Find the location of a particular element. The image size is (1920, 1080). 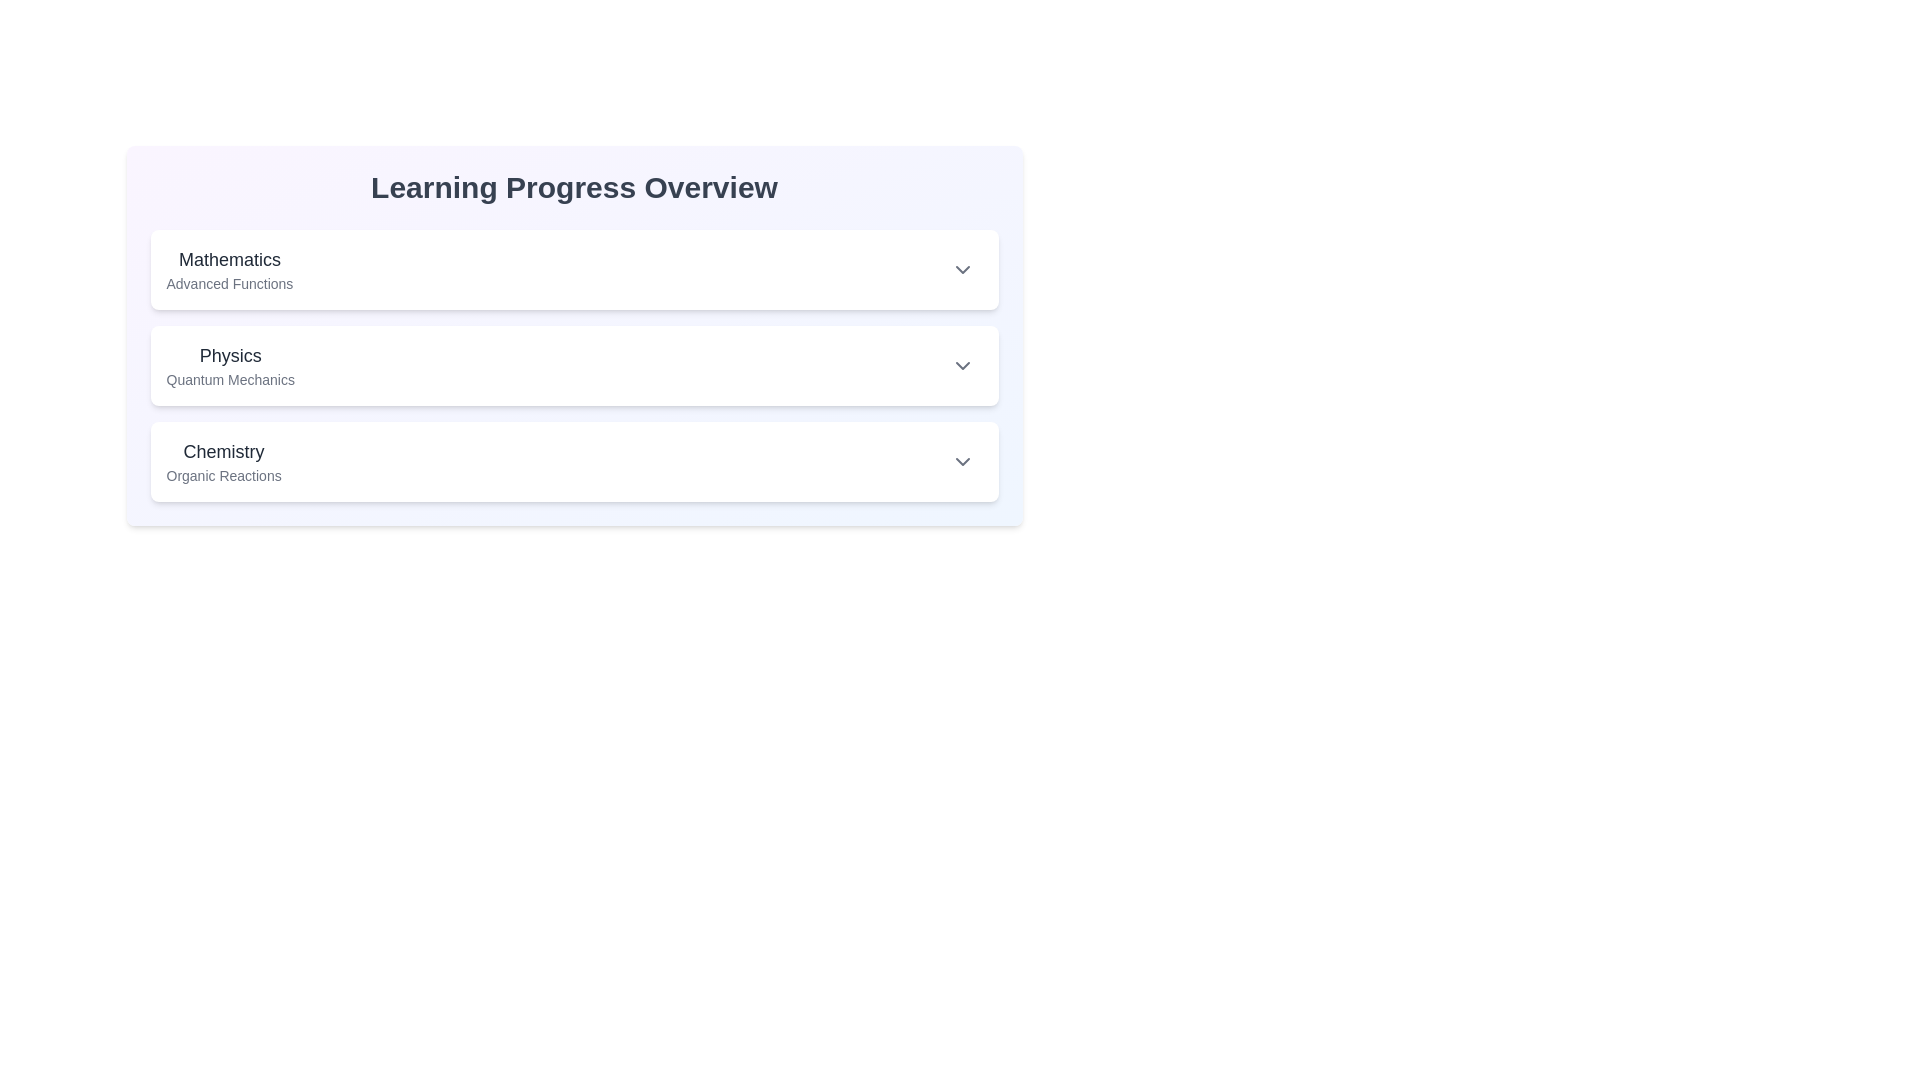

the downward-facing chevron icon at the end of the 'Chemistry' and 'Organic Reactions' row is located at coordinates (962, 462).